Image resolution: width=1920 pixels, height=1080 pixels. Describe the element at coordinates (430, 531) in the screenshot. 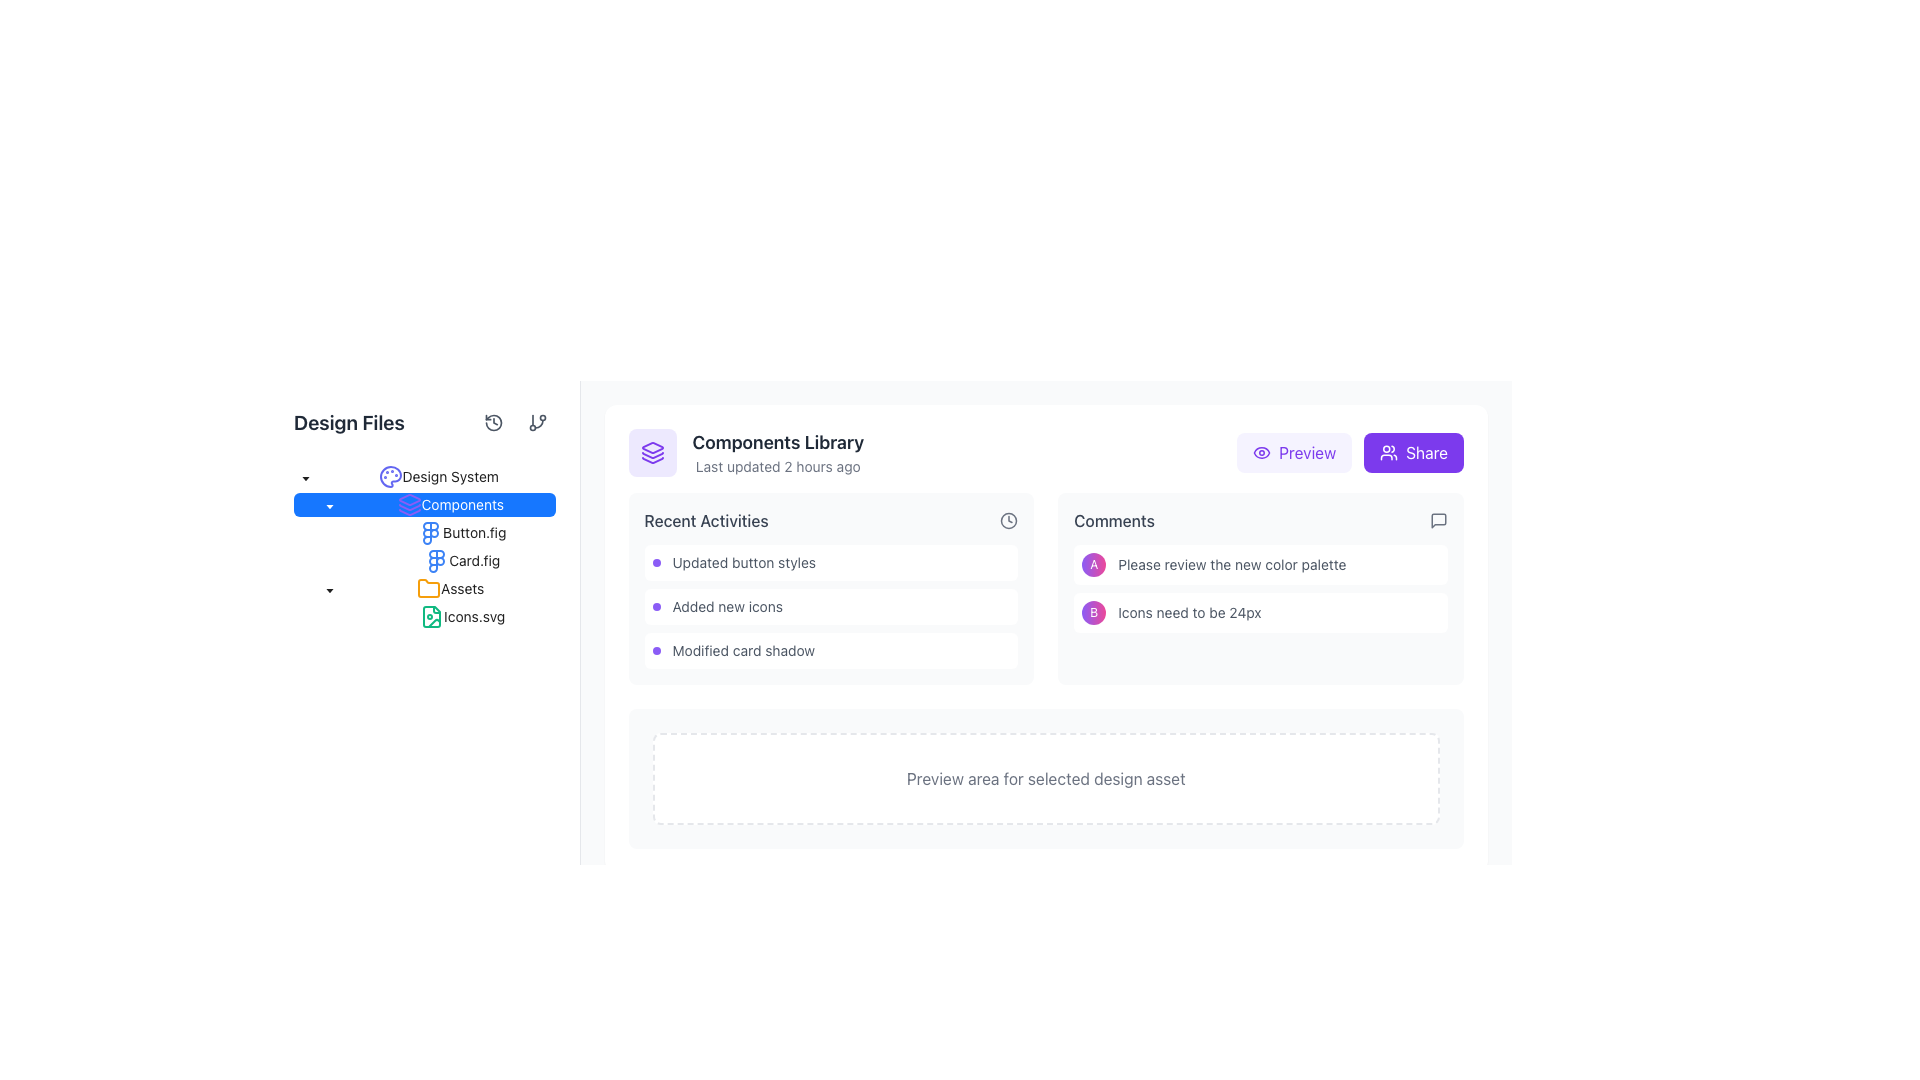

I see `the multi-colored Figma logo icon located in the left navigation menu under the 'Components' folder, associated with the 'Button.fig' file` at that location.